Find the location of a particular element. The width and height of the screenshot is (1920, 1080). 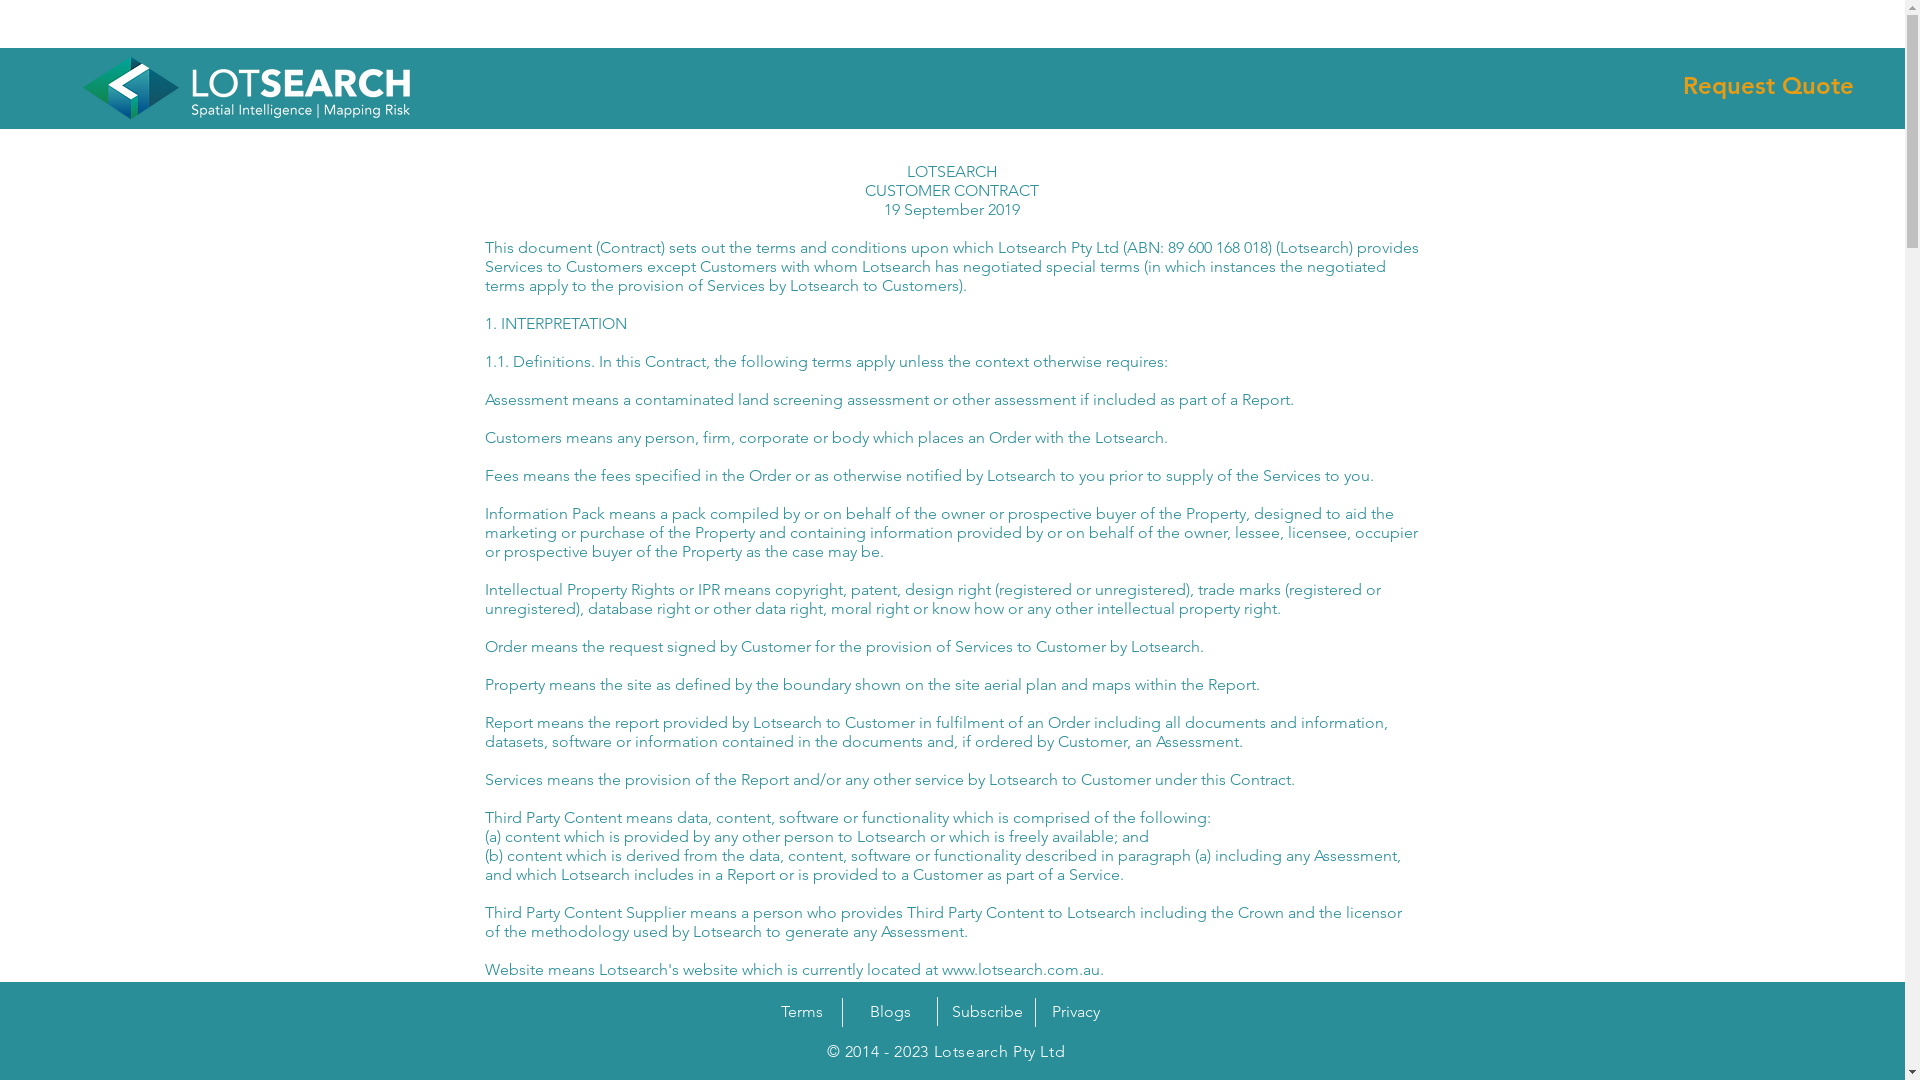

'www.lotsearch.com.au' is located at coordinates (1021, 968).